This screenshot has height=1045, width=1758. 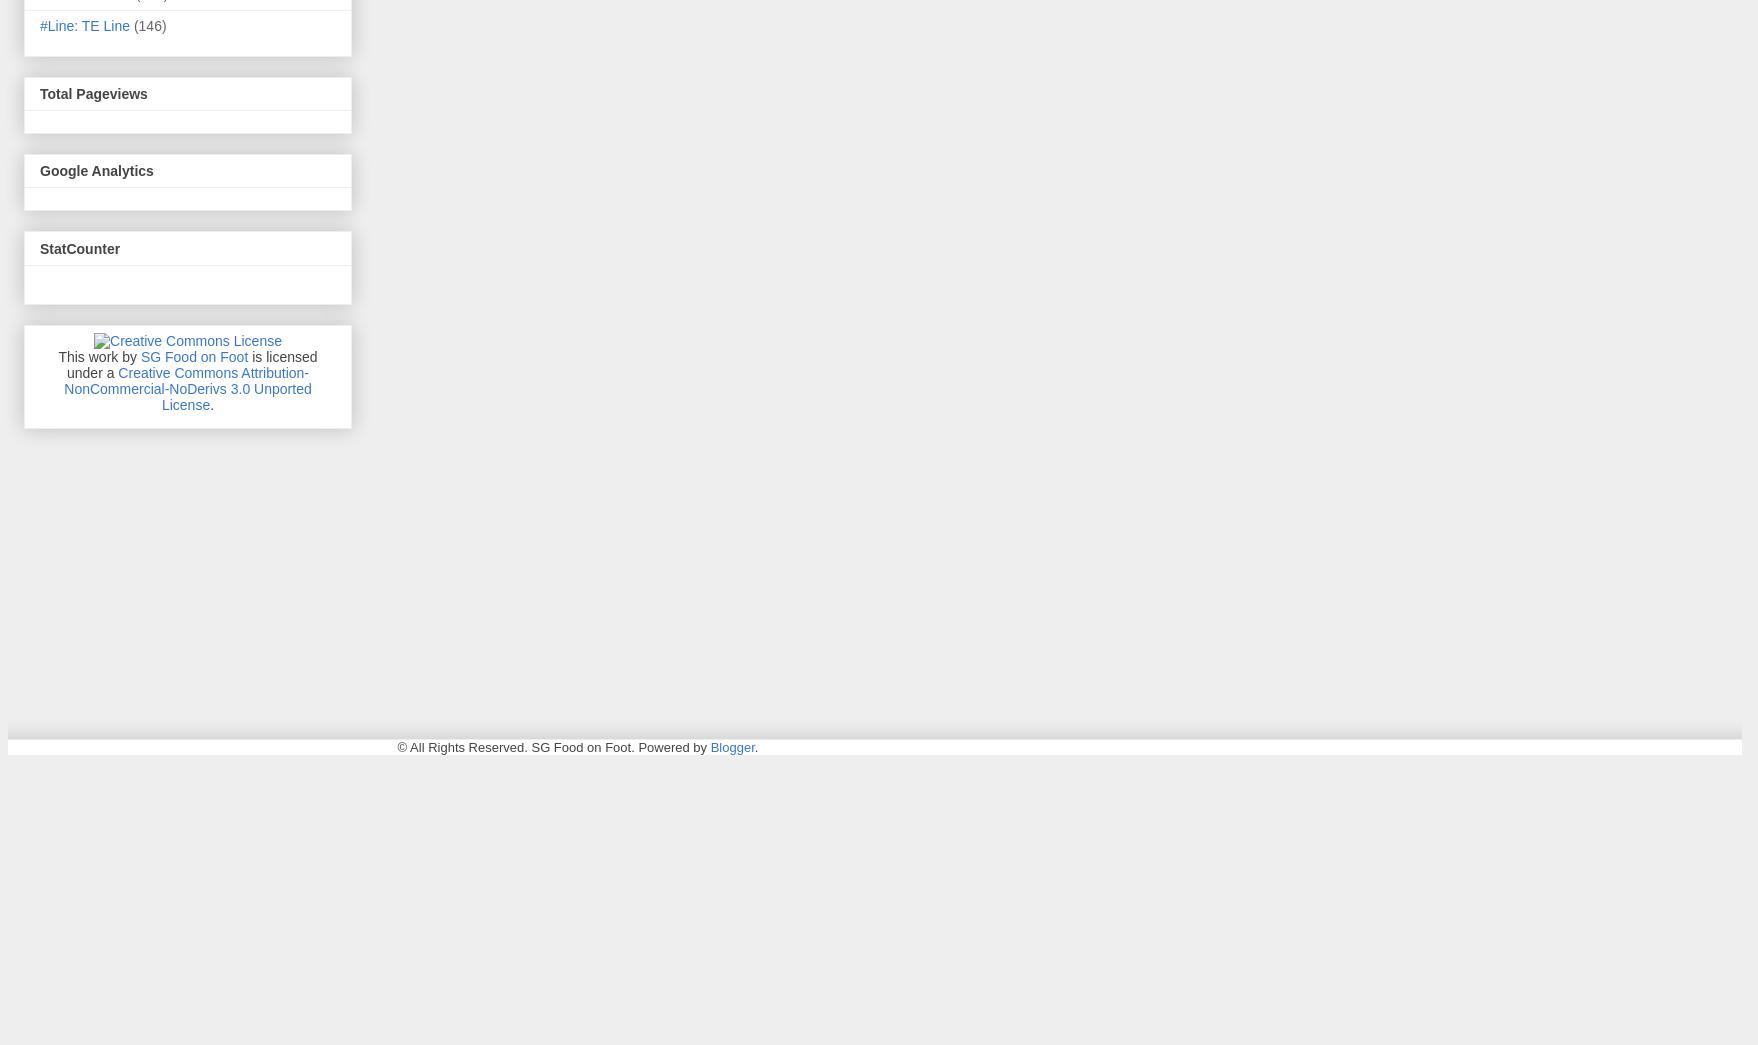 I want to click on 'This work by', so click(x=98, y=355).